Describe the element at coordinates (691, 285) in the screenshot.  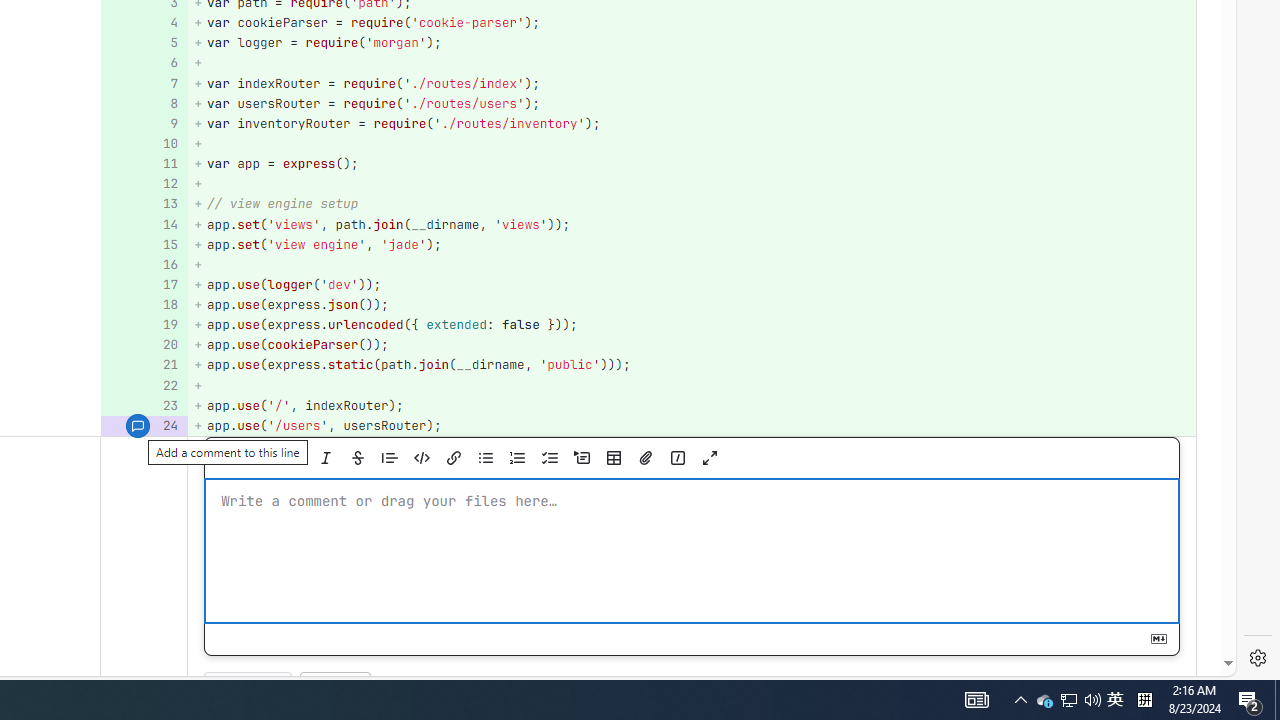
I see `'+ app.use(logger('` at that location.